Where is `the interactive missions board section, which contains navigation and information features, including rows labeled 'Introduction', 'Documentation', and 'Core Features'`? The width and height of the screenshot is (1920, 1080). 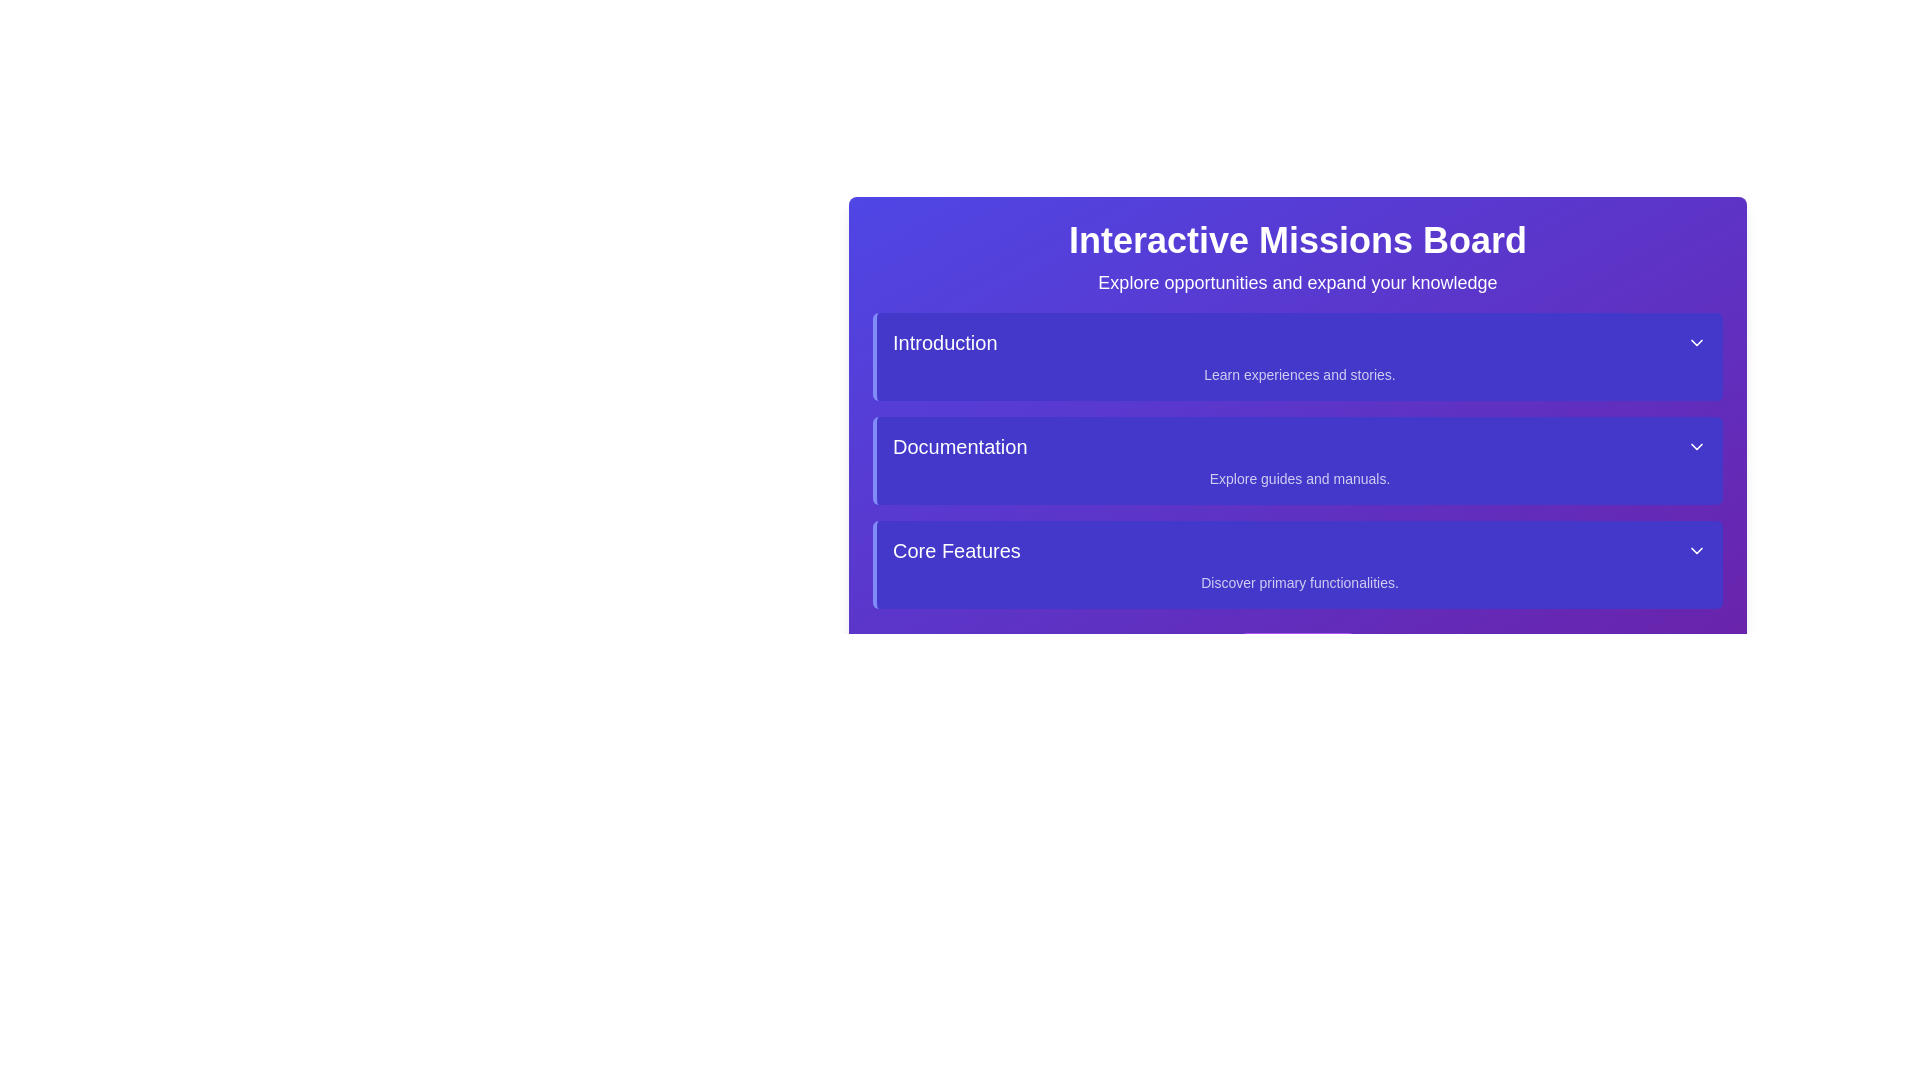 the interactive missions board section, which contains navigation and information features, including rows labeled 'Introduction', 'Documentation', and 'Core Features' is located at coordinates (1297, 402).